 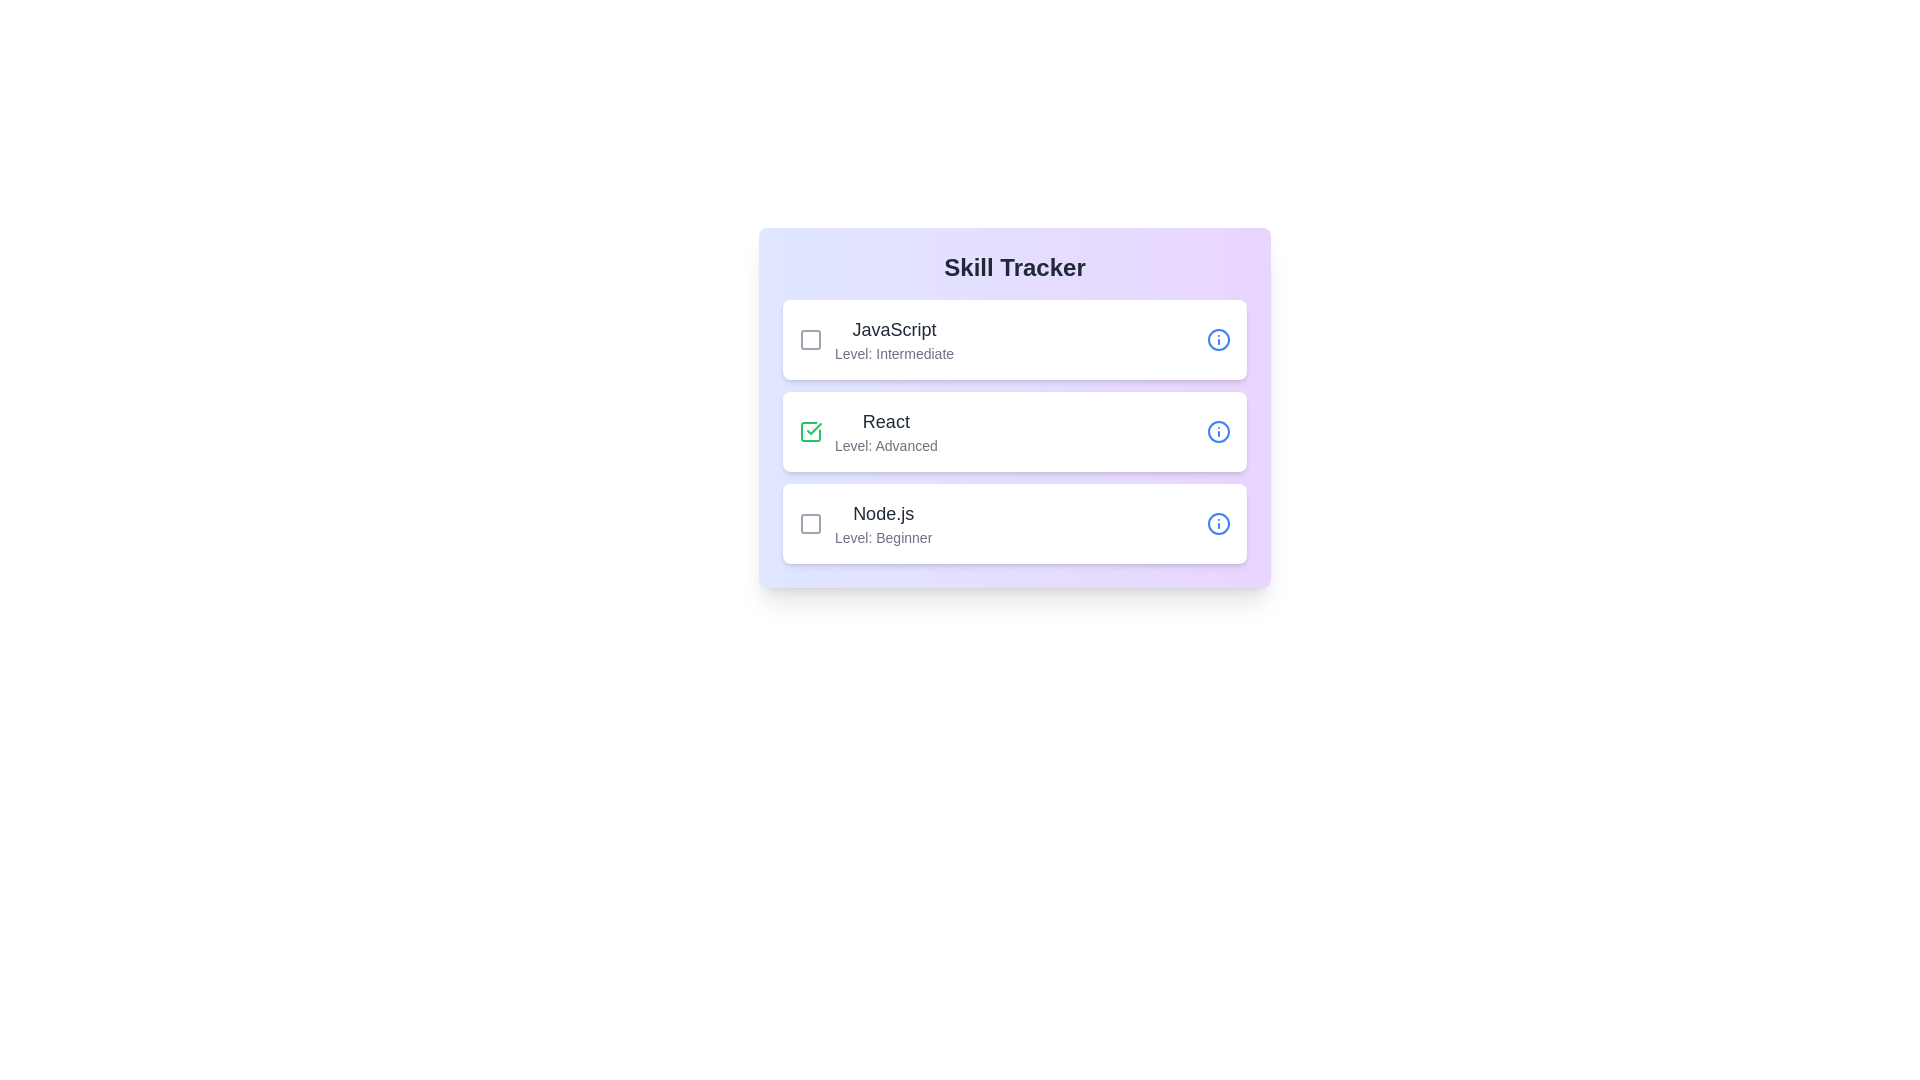 I want to click on information icon next to the skill JavaScript, so click(x=1218, y=338).